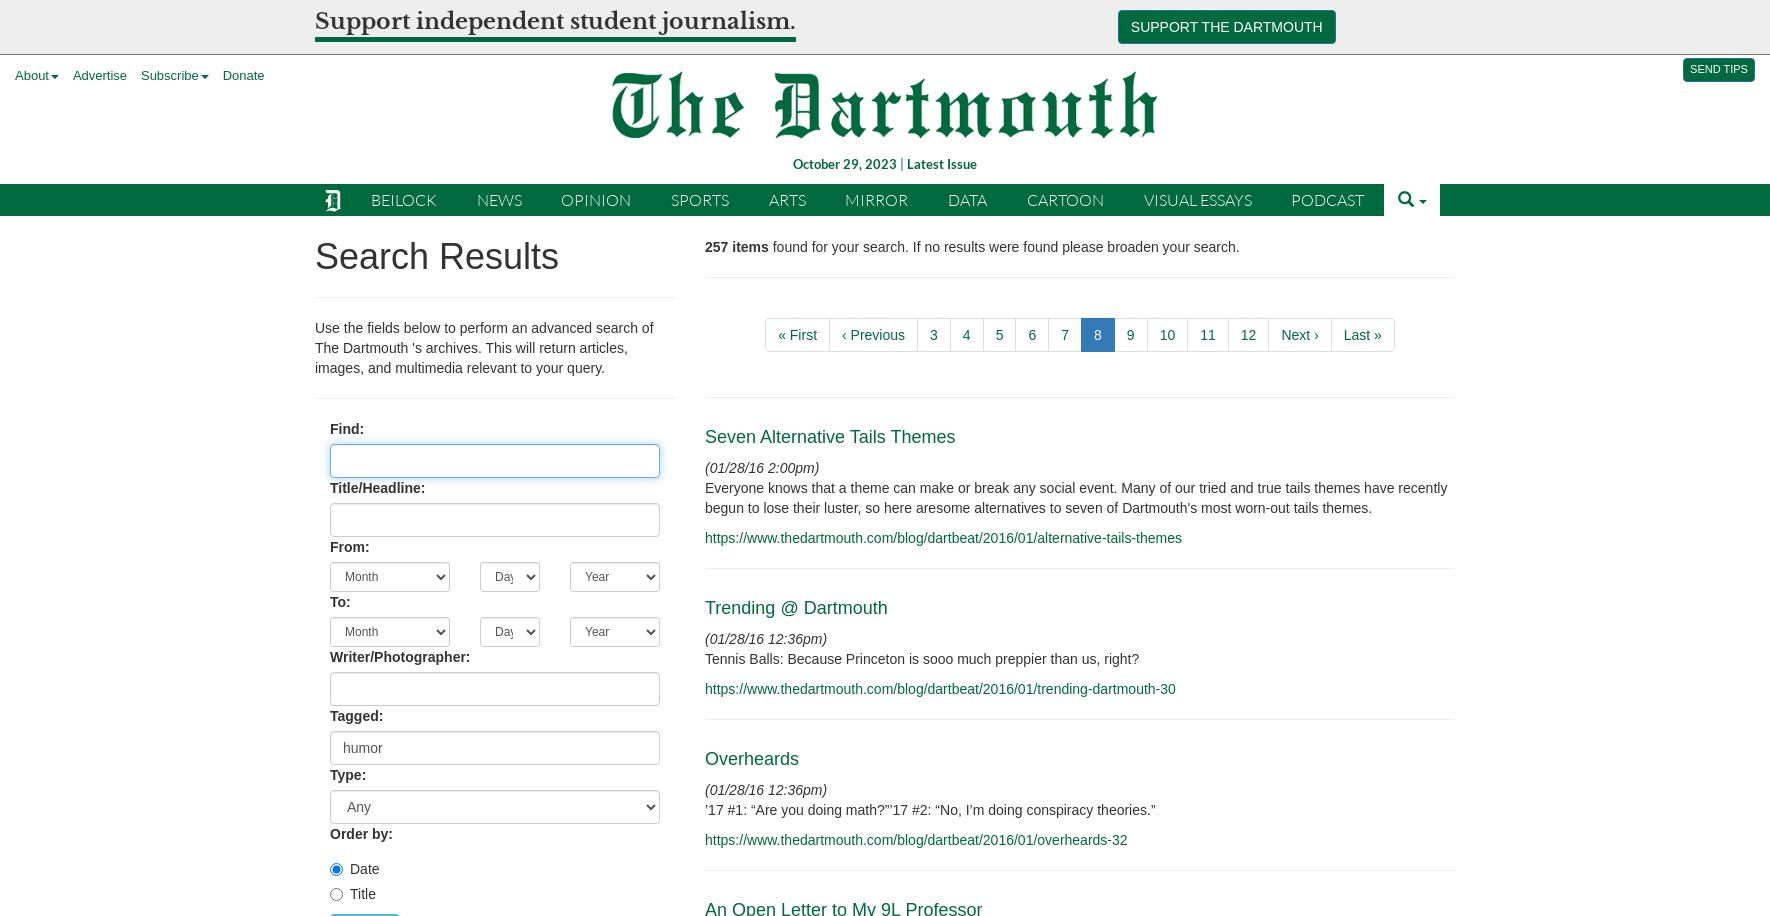 This screenshot has width=1770, height=916. I want to click on 'Advertise', so click(71, 74).